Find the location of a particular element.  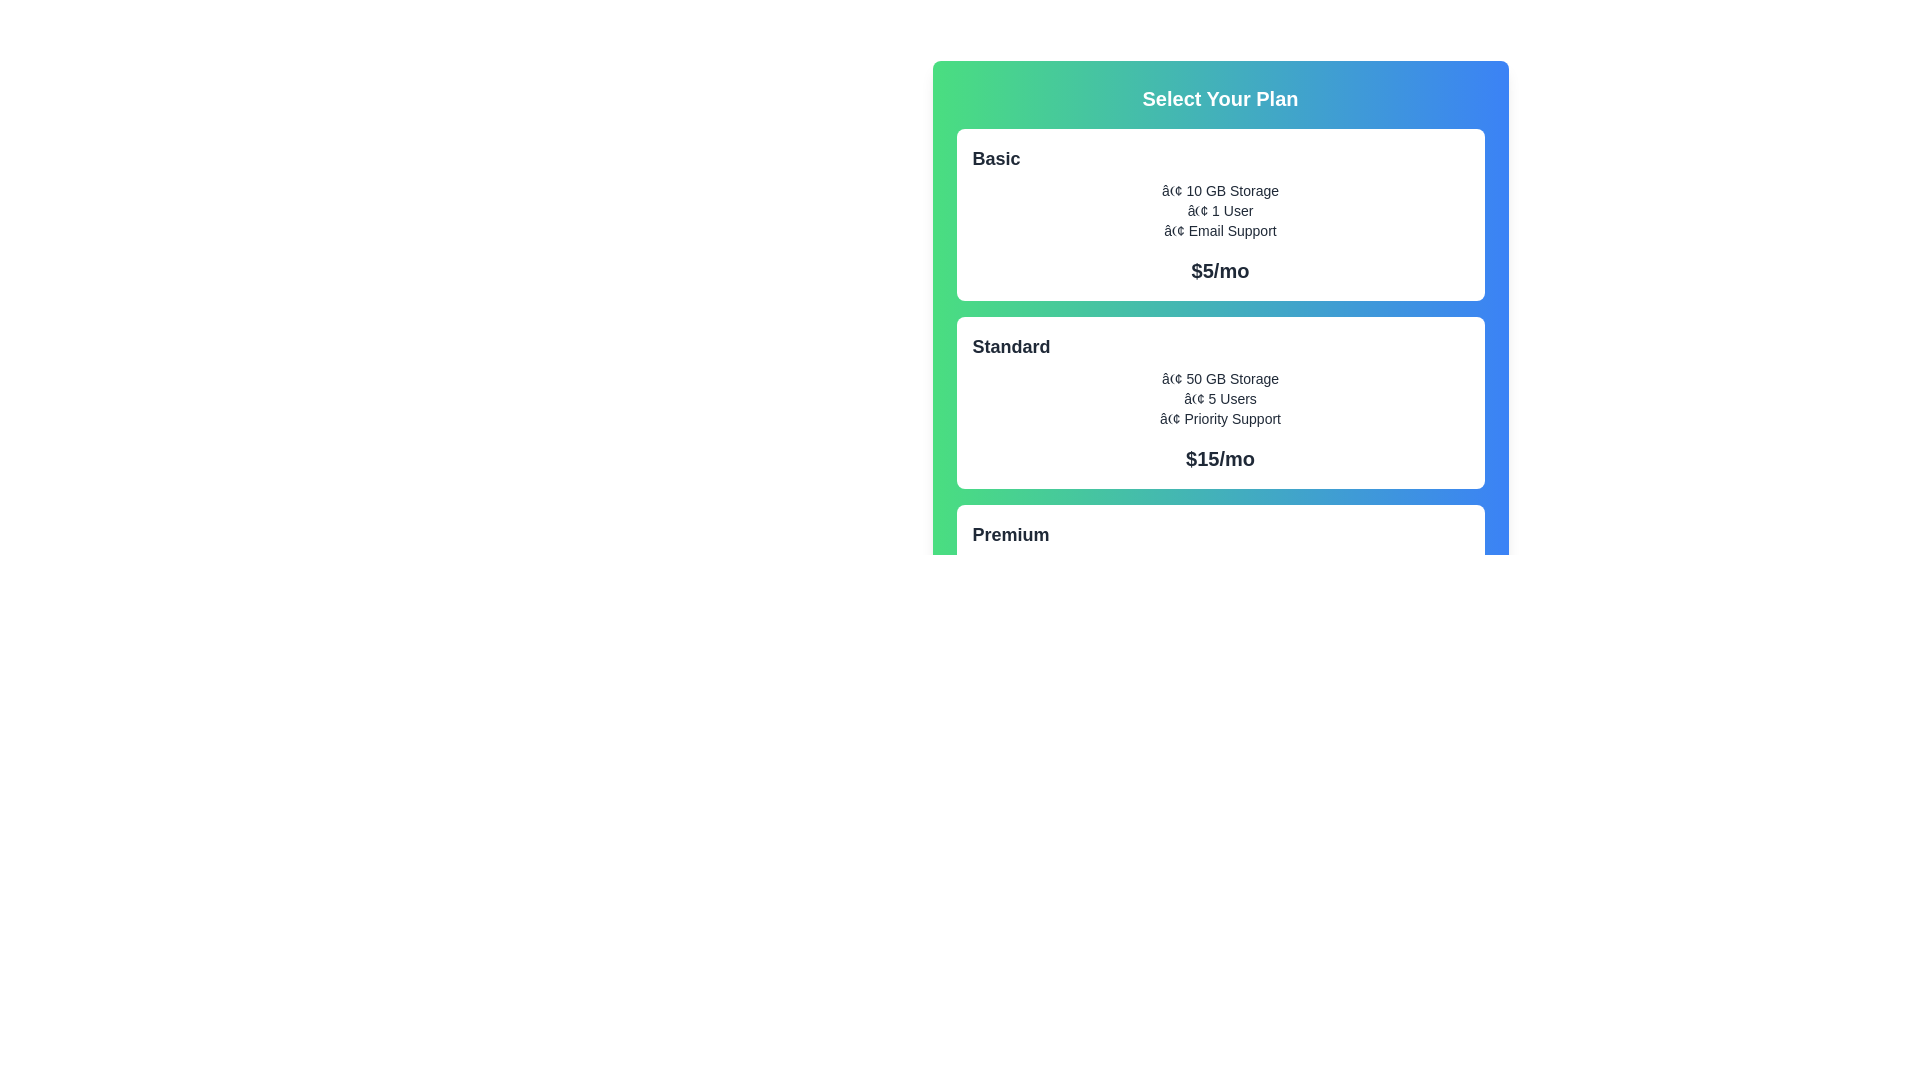

the text label describing the storage offered by the 'Standard' pricing plan, which is the first item in the bullet point list located above '• 5 Users' and '• Priority Support' is located at coordinates (1219, 378).